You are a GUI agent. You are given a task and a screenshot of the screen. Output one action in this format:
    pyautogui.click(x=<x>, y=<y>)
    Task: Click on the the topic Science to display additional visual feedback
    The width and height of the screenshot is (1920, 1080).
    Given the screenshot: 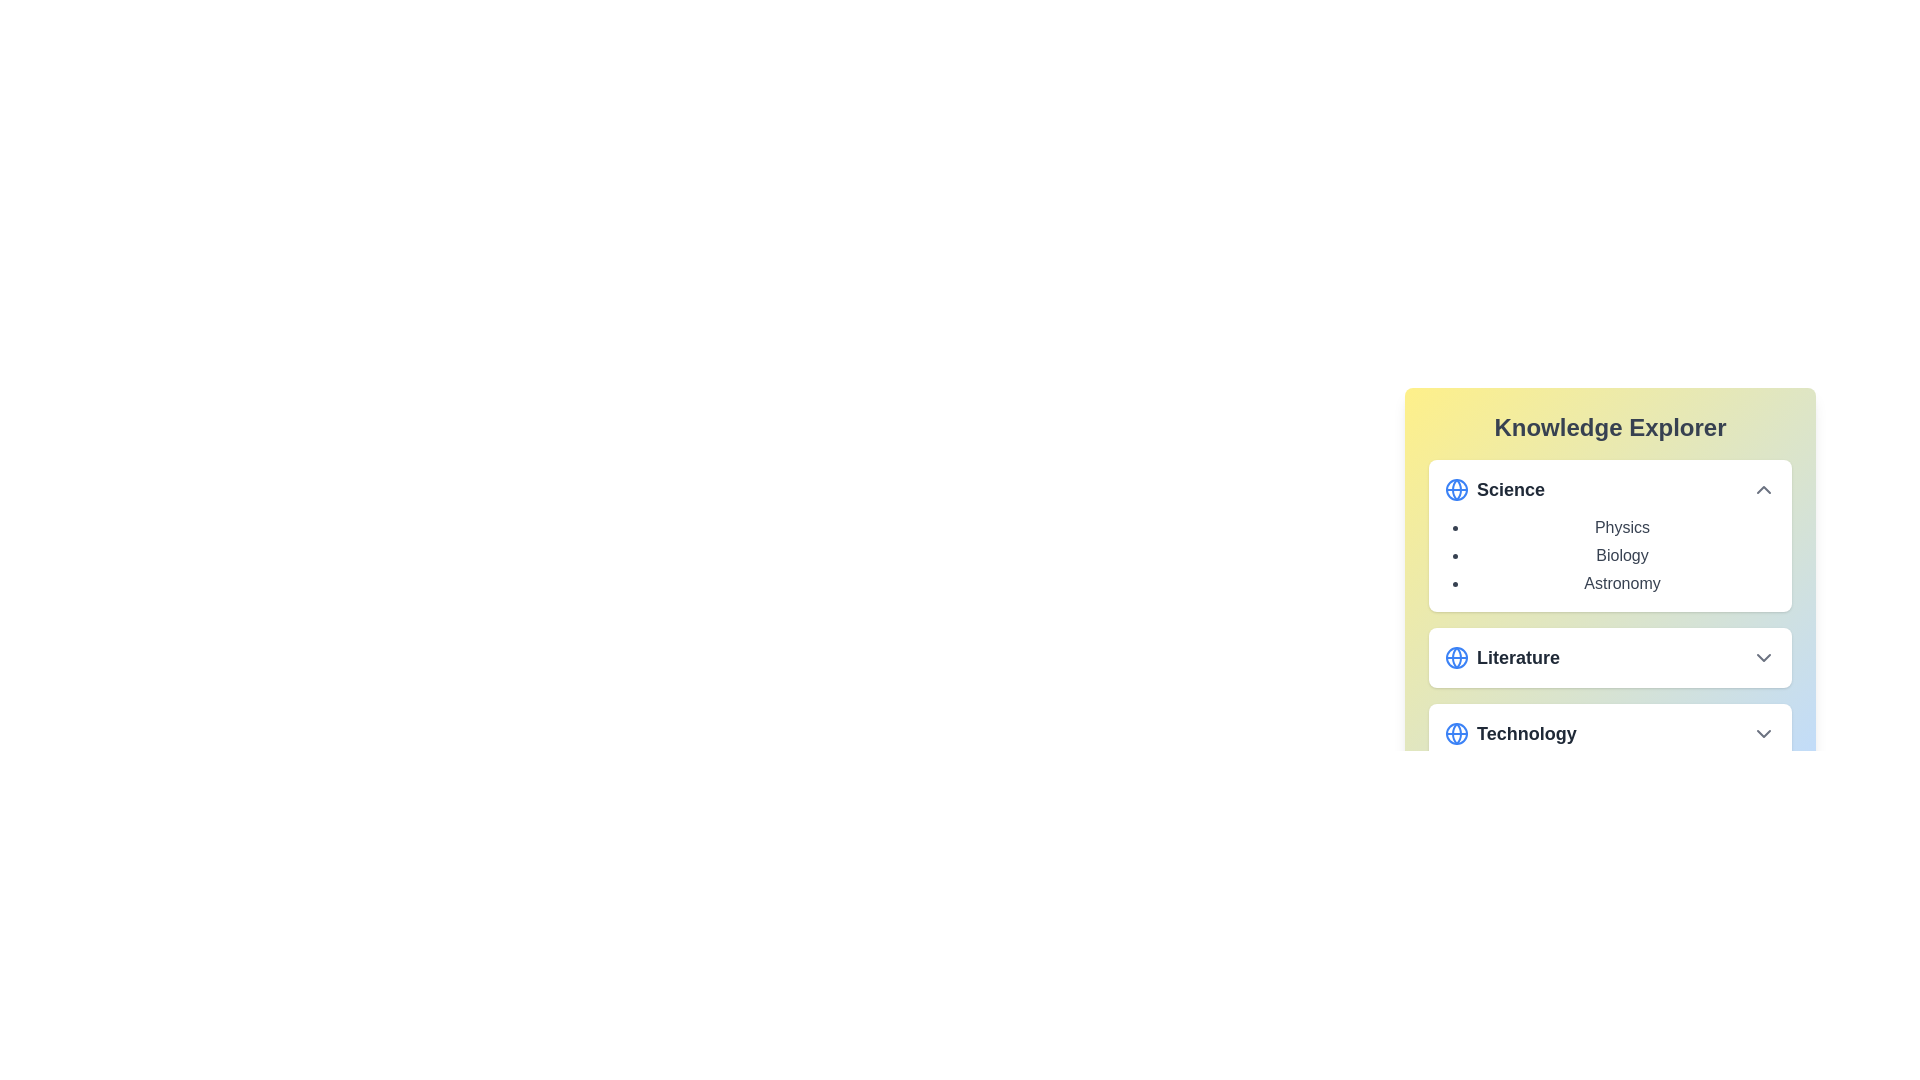 What is the action you would take?
    pyautogui.click(x=1610, y=489)
    